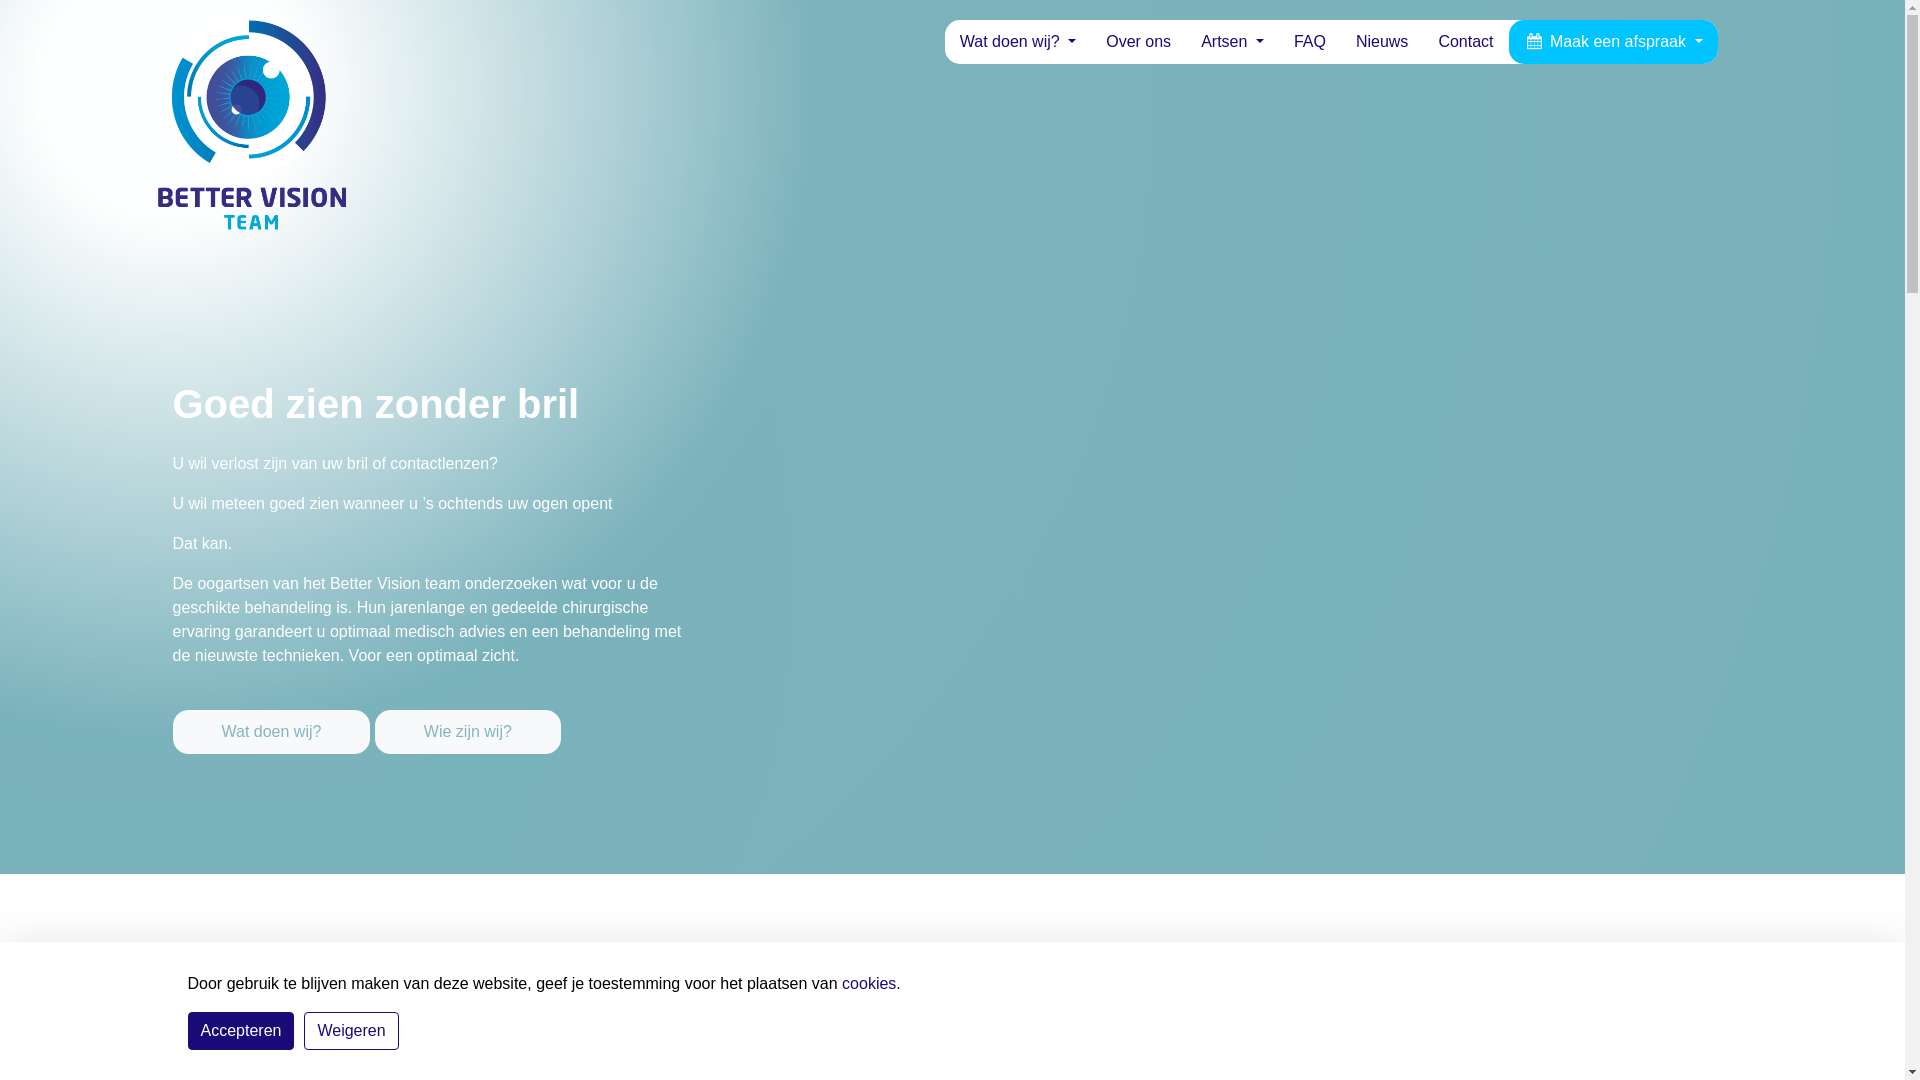  Describe the element at coordinates (466, 732) in the screenshot. I see `'Wie zijn wij?'` at that location.